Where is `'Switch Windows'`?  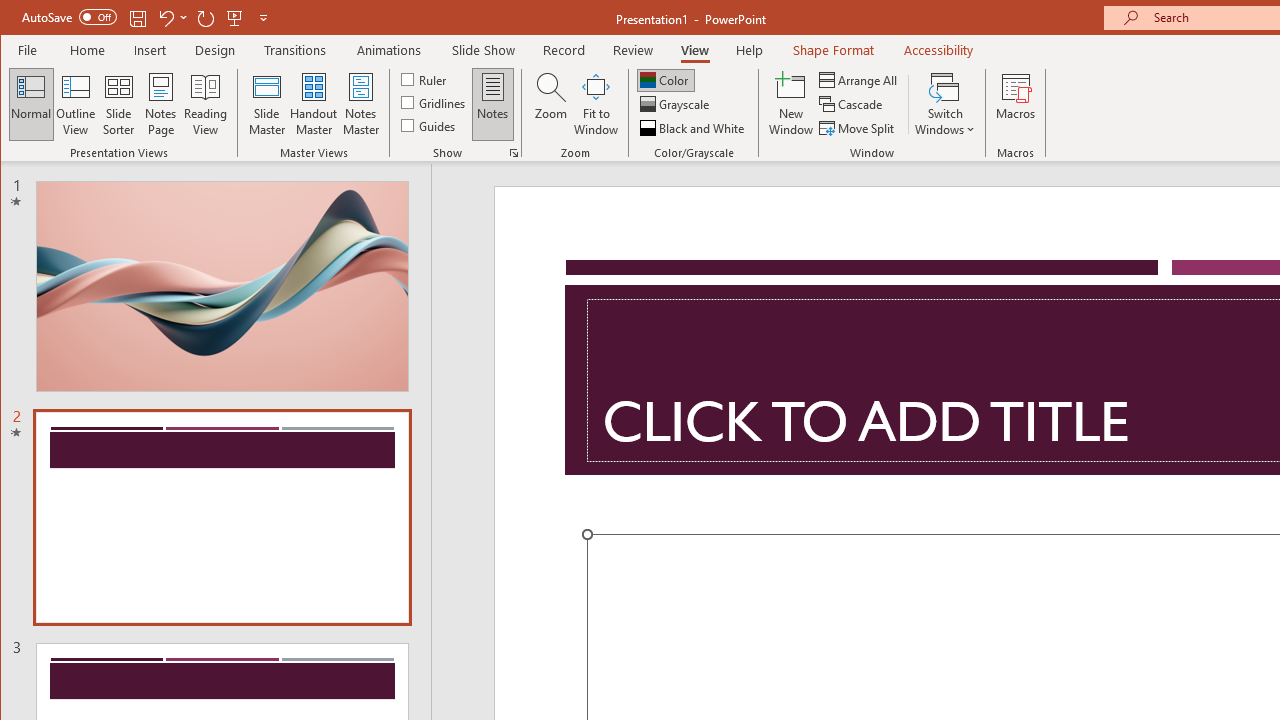 'Switch Windows' is located at coordinates (944, 104).